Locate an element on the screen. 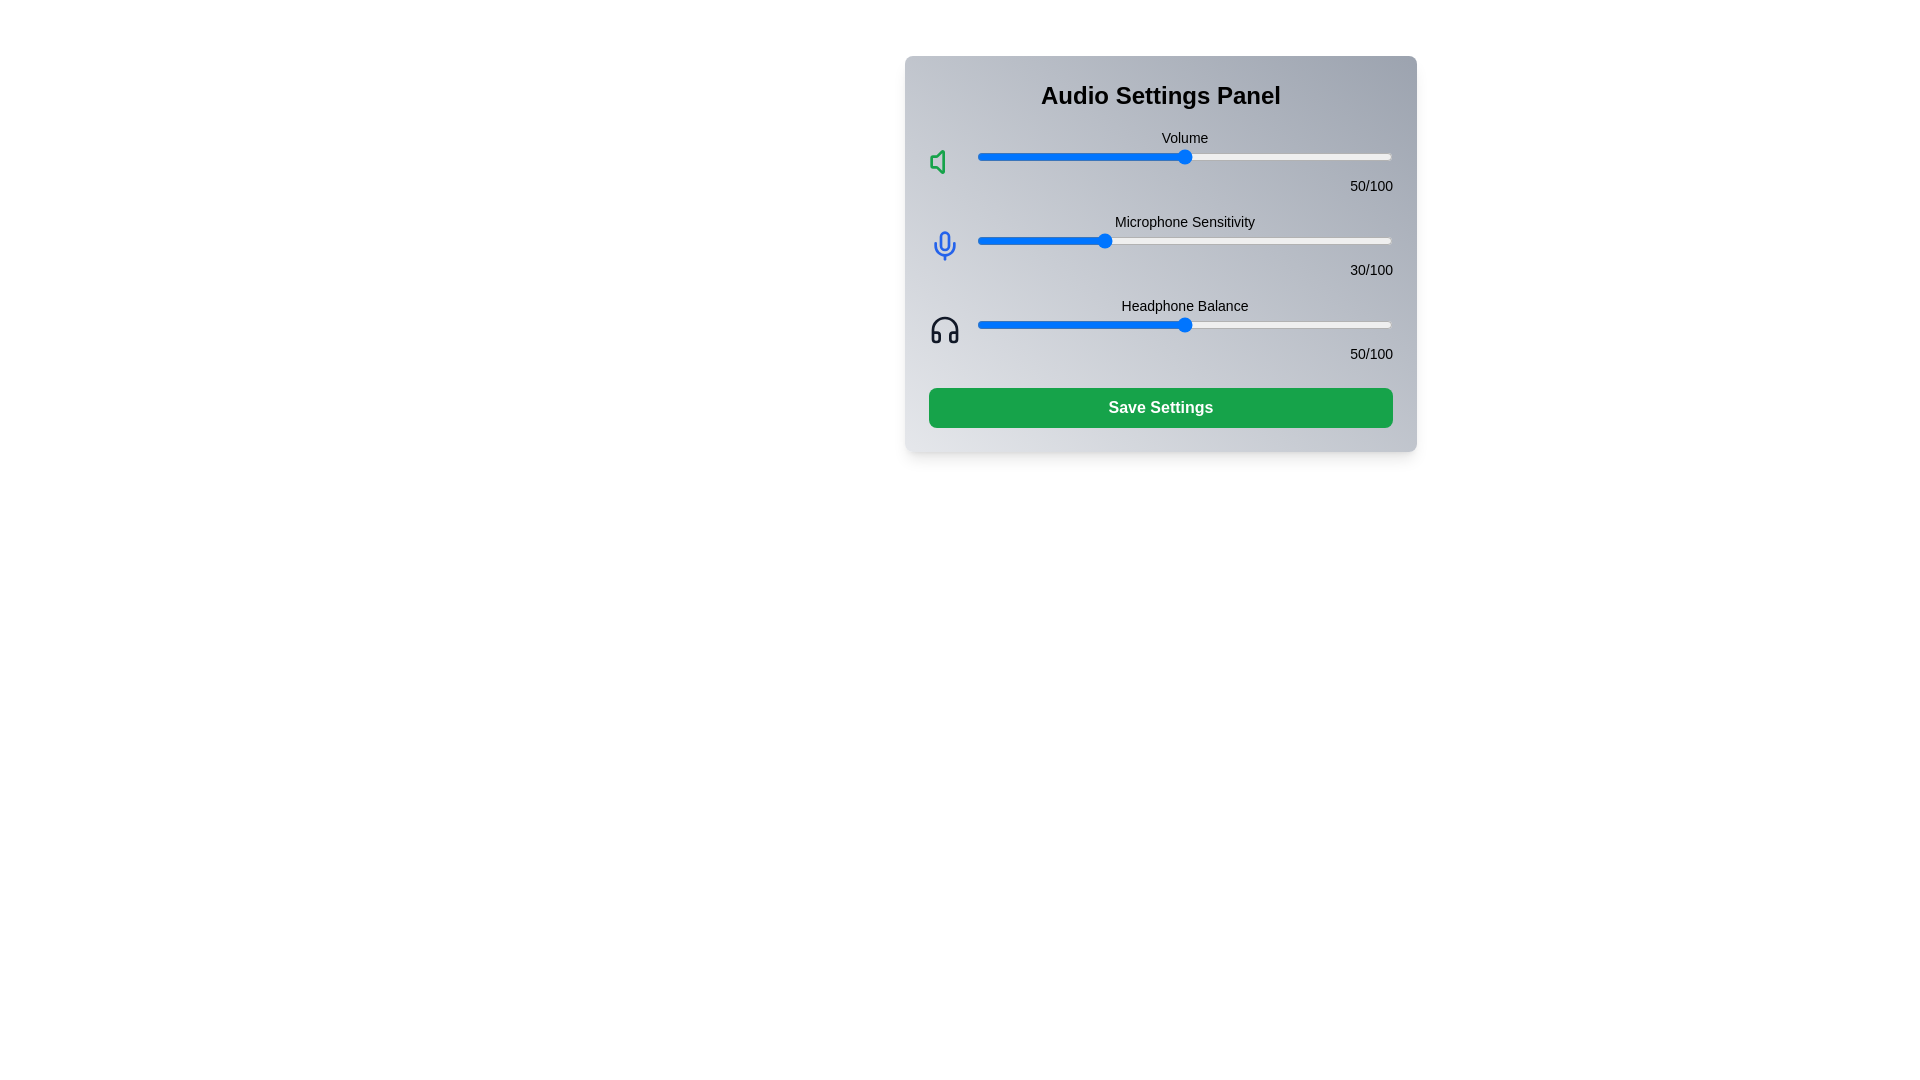 The width and height of the screenshot is (1920, 1080). microphone sensitivity is located at coordinates (1126, 239).